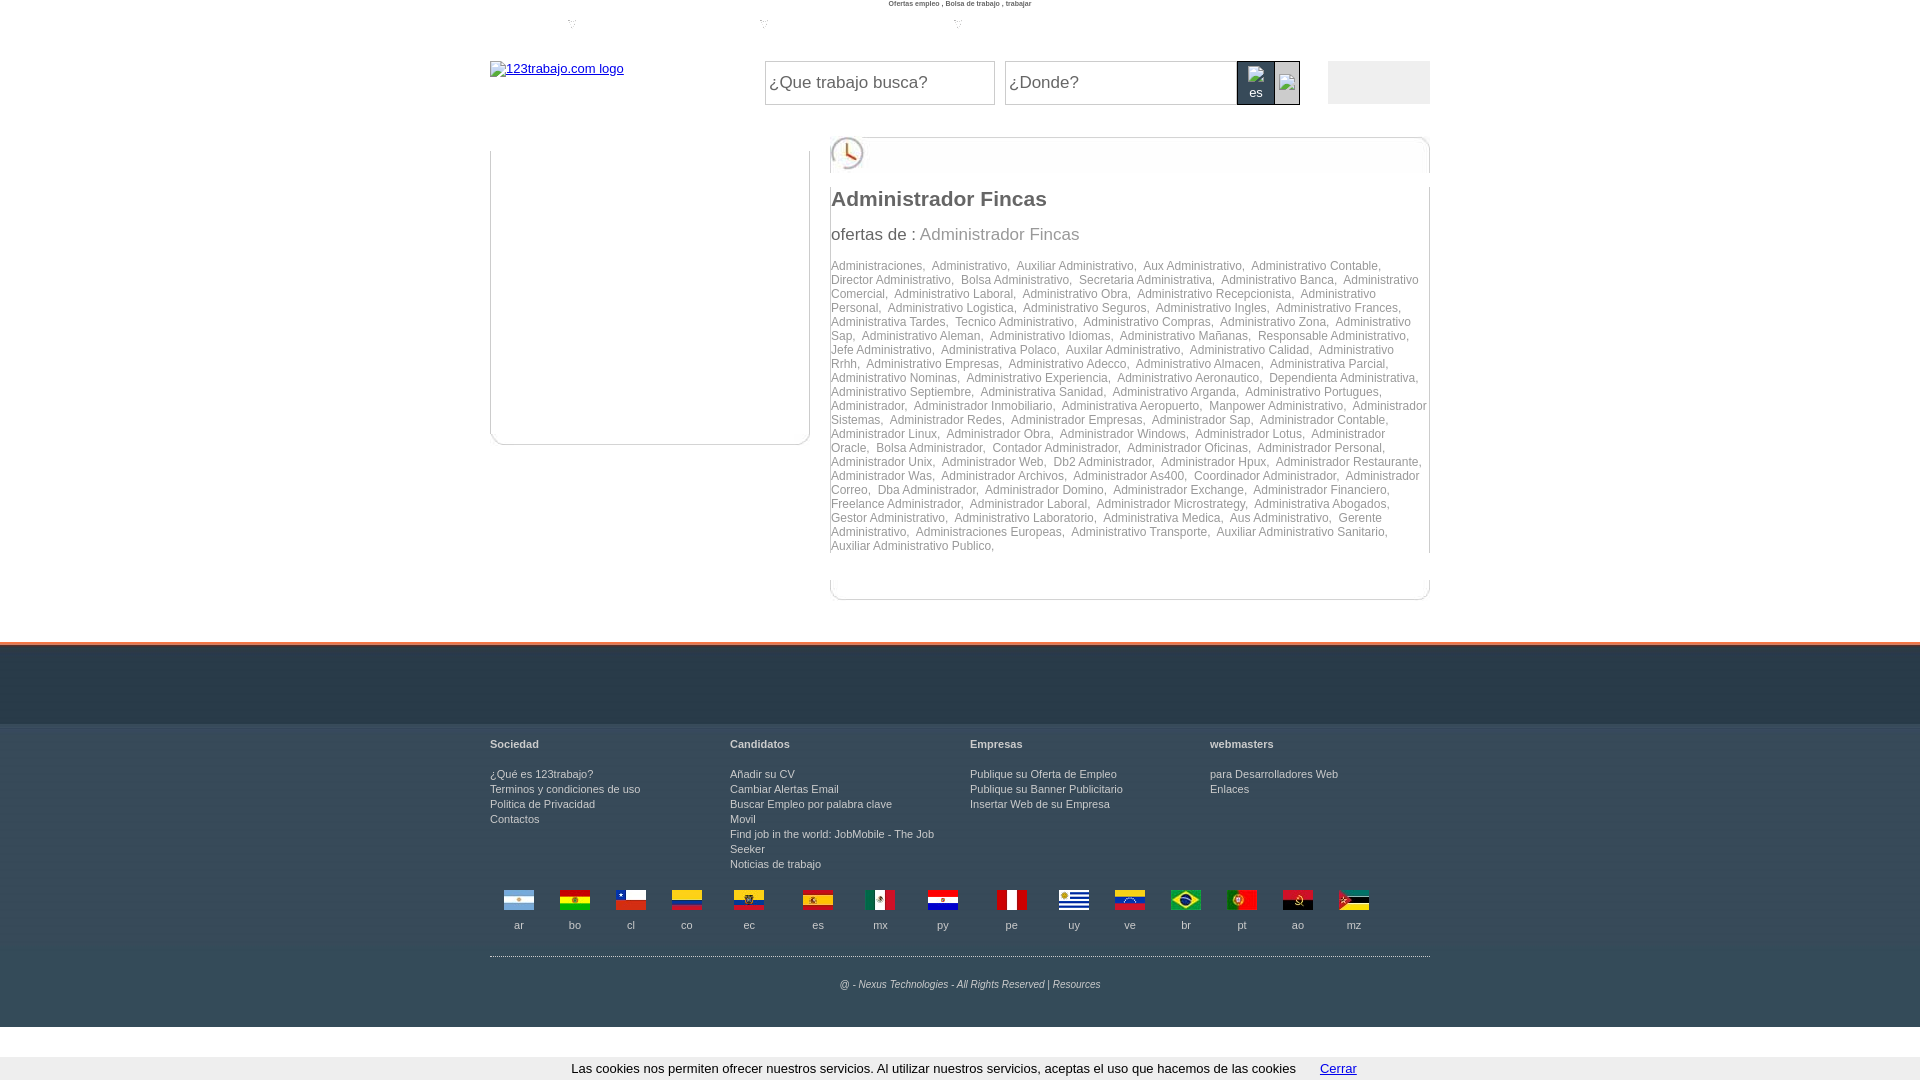  What do you see at coordinates (1284, 516) in the screenshot?
I see `'Aus Administrativo, '` at bounding box center [1284, 516].